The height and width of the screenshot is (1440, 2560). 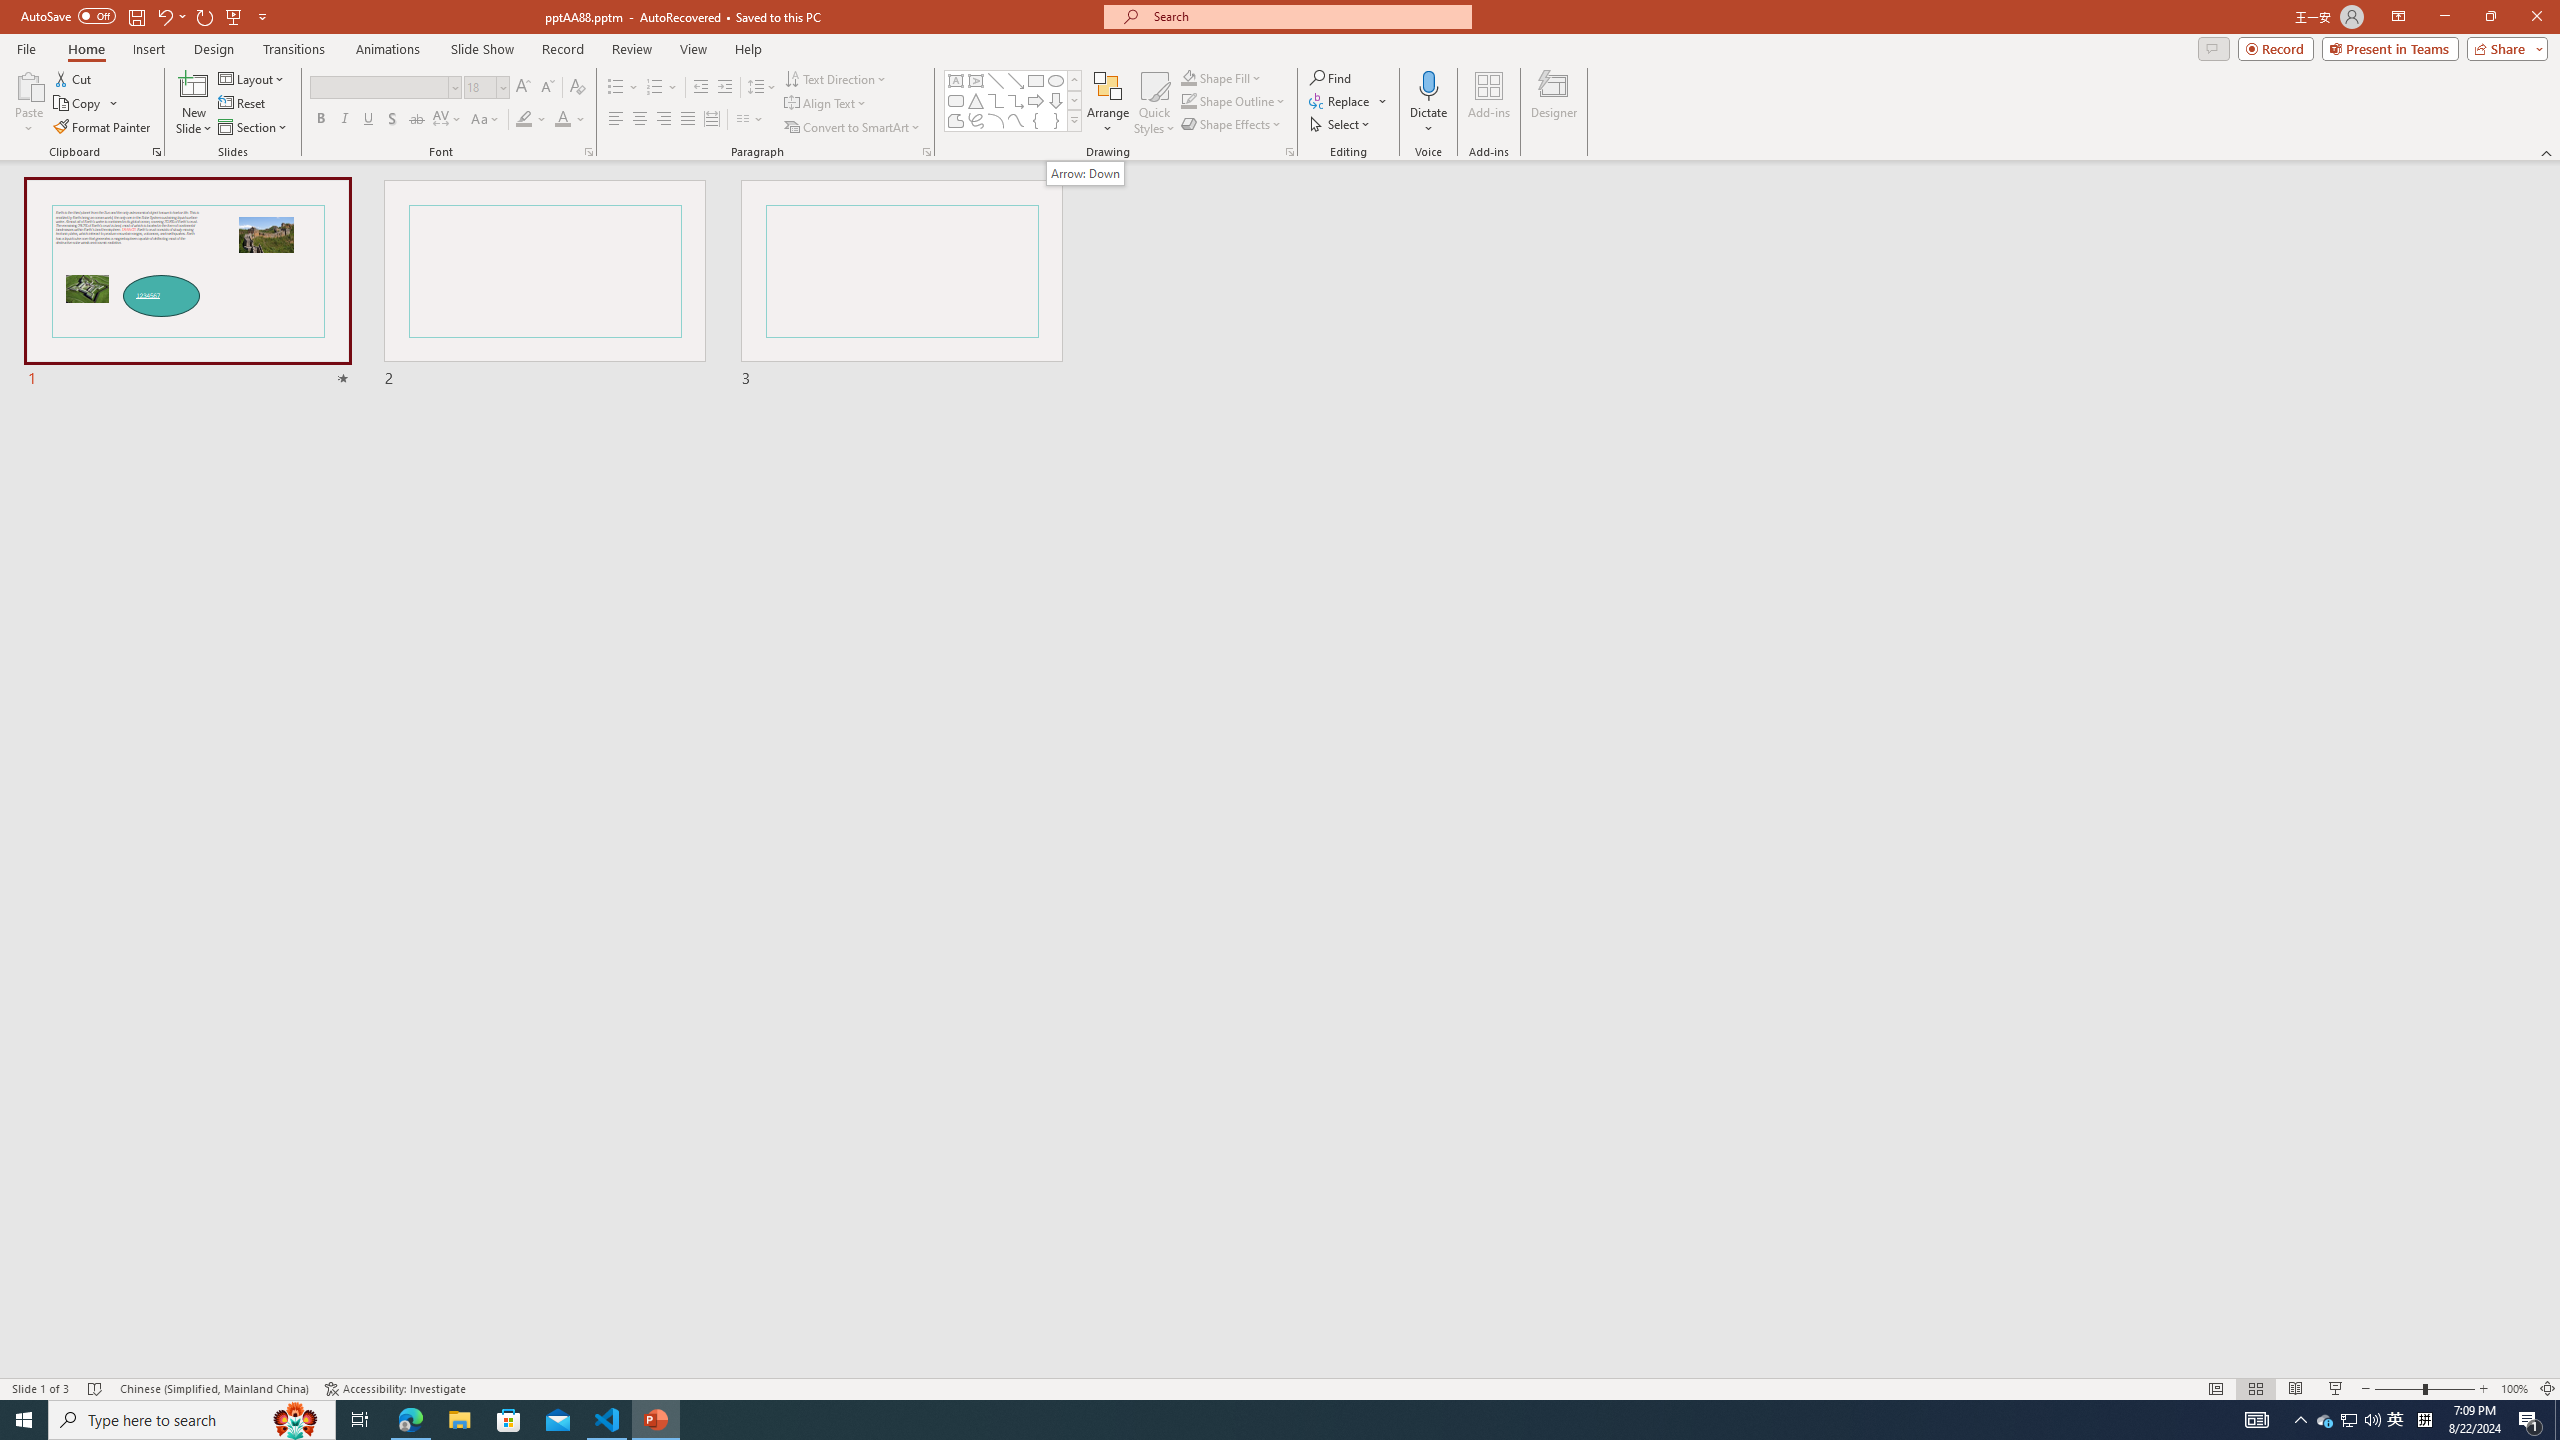 I want to click on 'Decrease Font Size', so click(x=546, y=87).